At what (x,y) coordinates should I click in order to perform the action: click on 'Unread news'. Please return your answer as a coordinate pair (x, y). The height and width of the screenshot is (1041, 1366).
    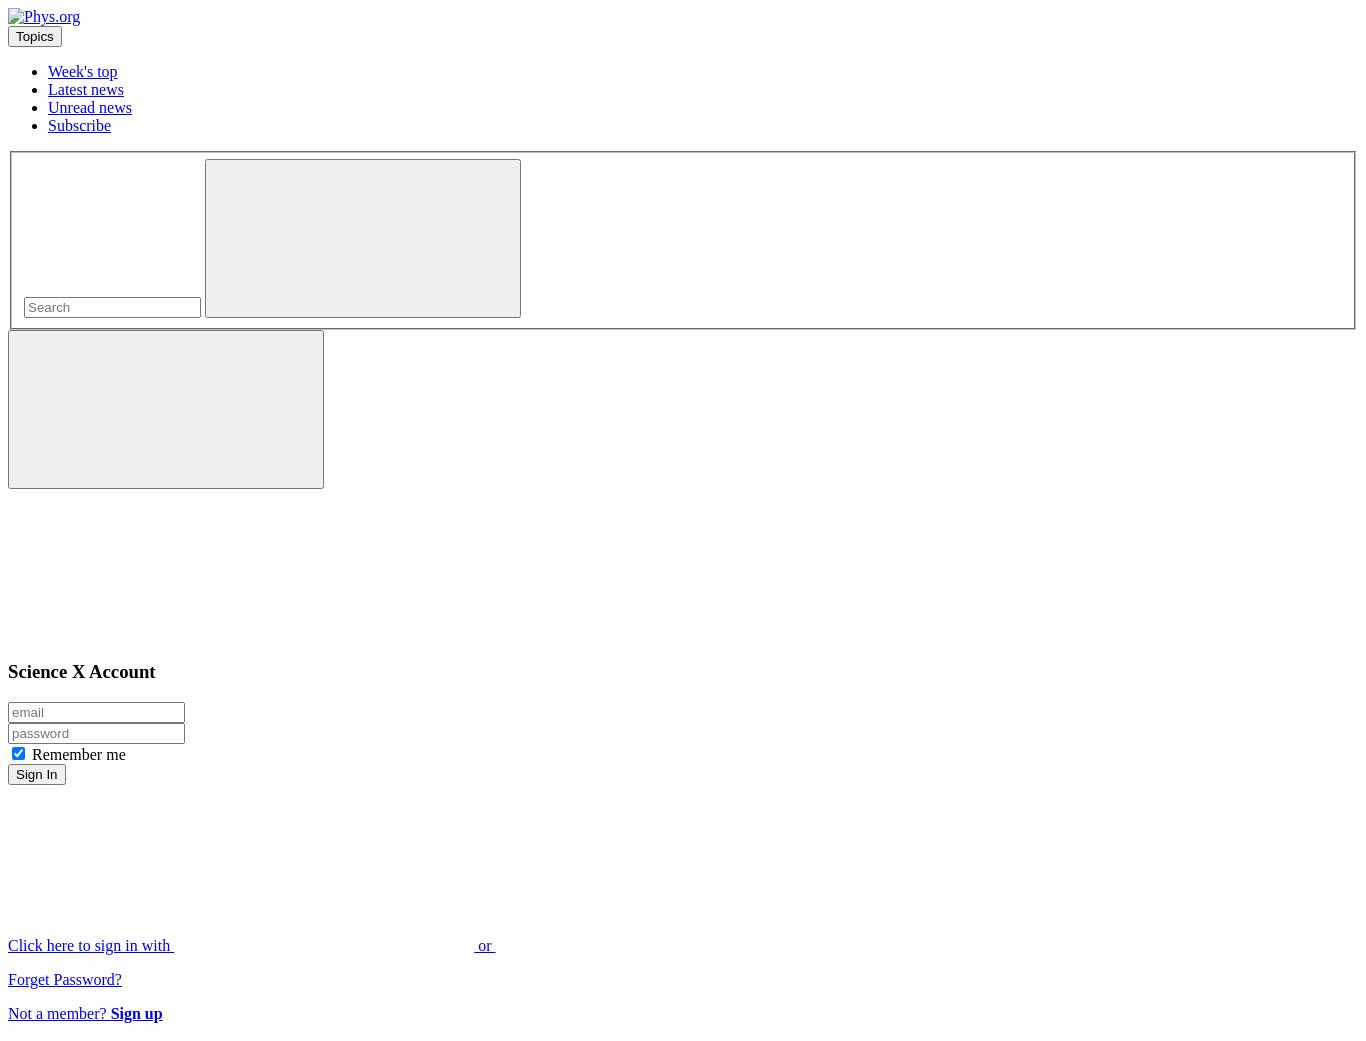
    Looking at the image, I should click on (89, 107).